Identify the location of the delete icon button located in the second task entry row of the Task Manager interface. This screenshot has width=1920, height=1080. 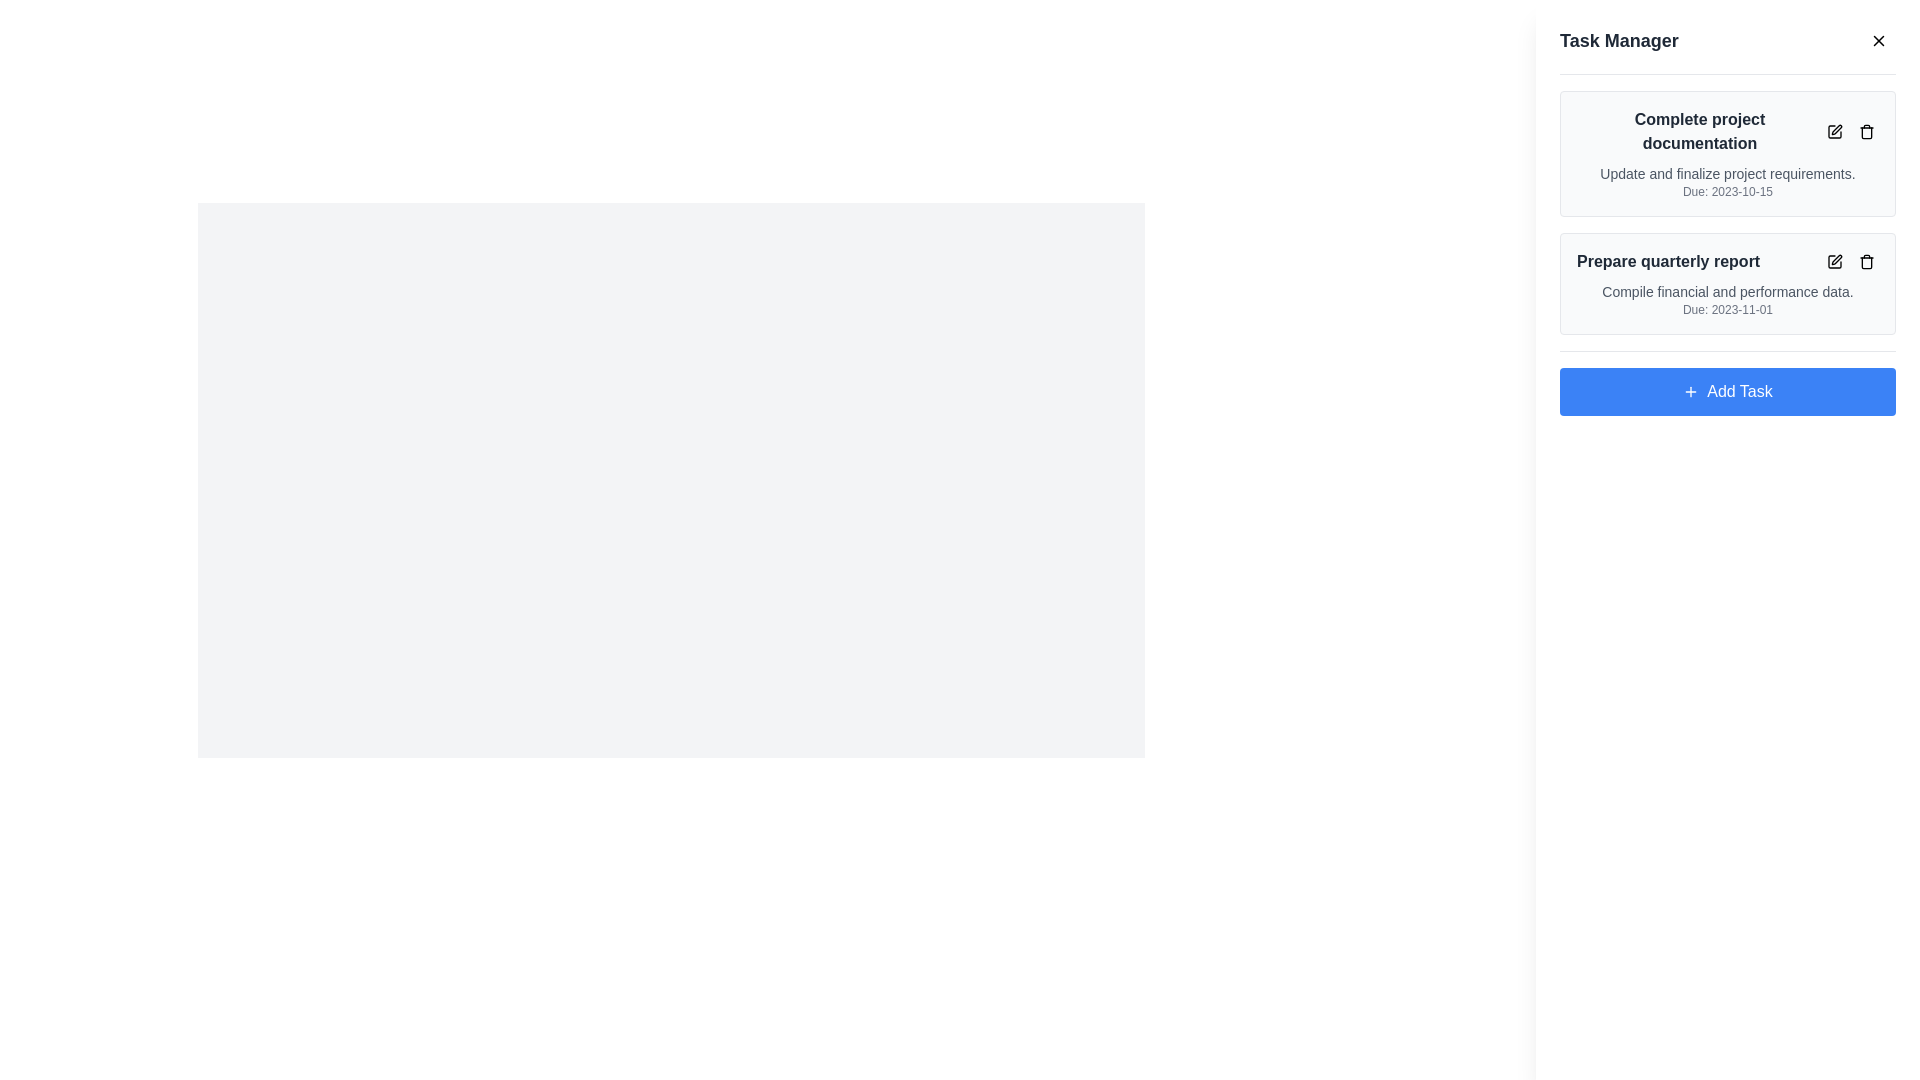
(1866, 261).